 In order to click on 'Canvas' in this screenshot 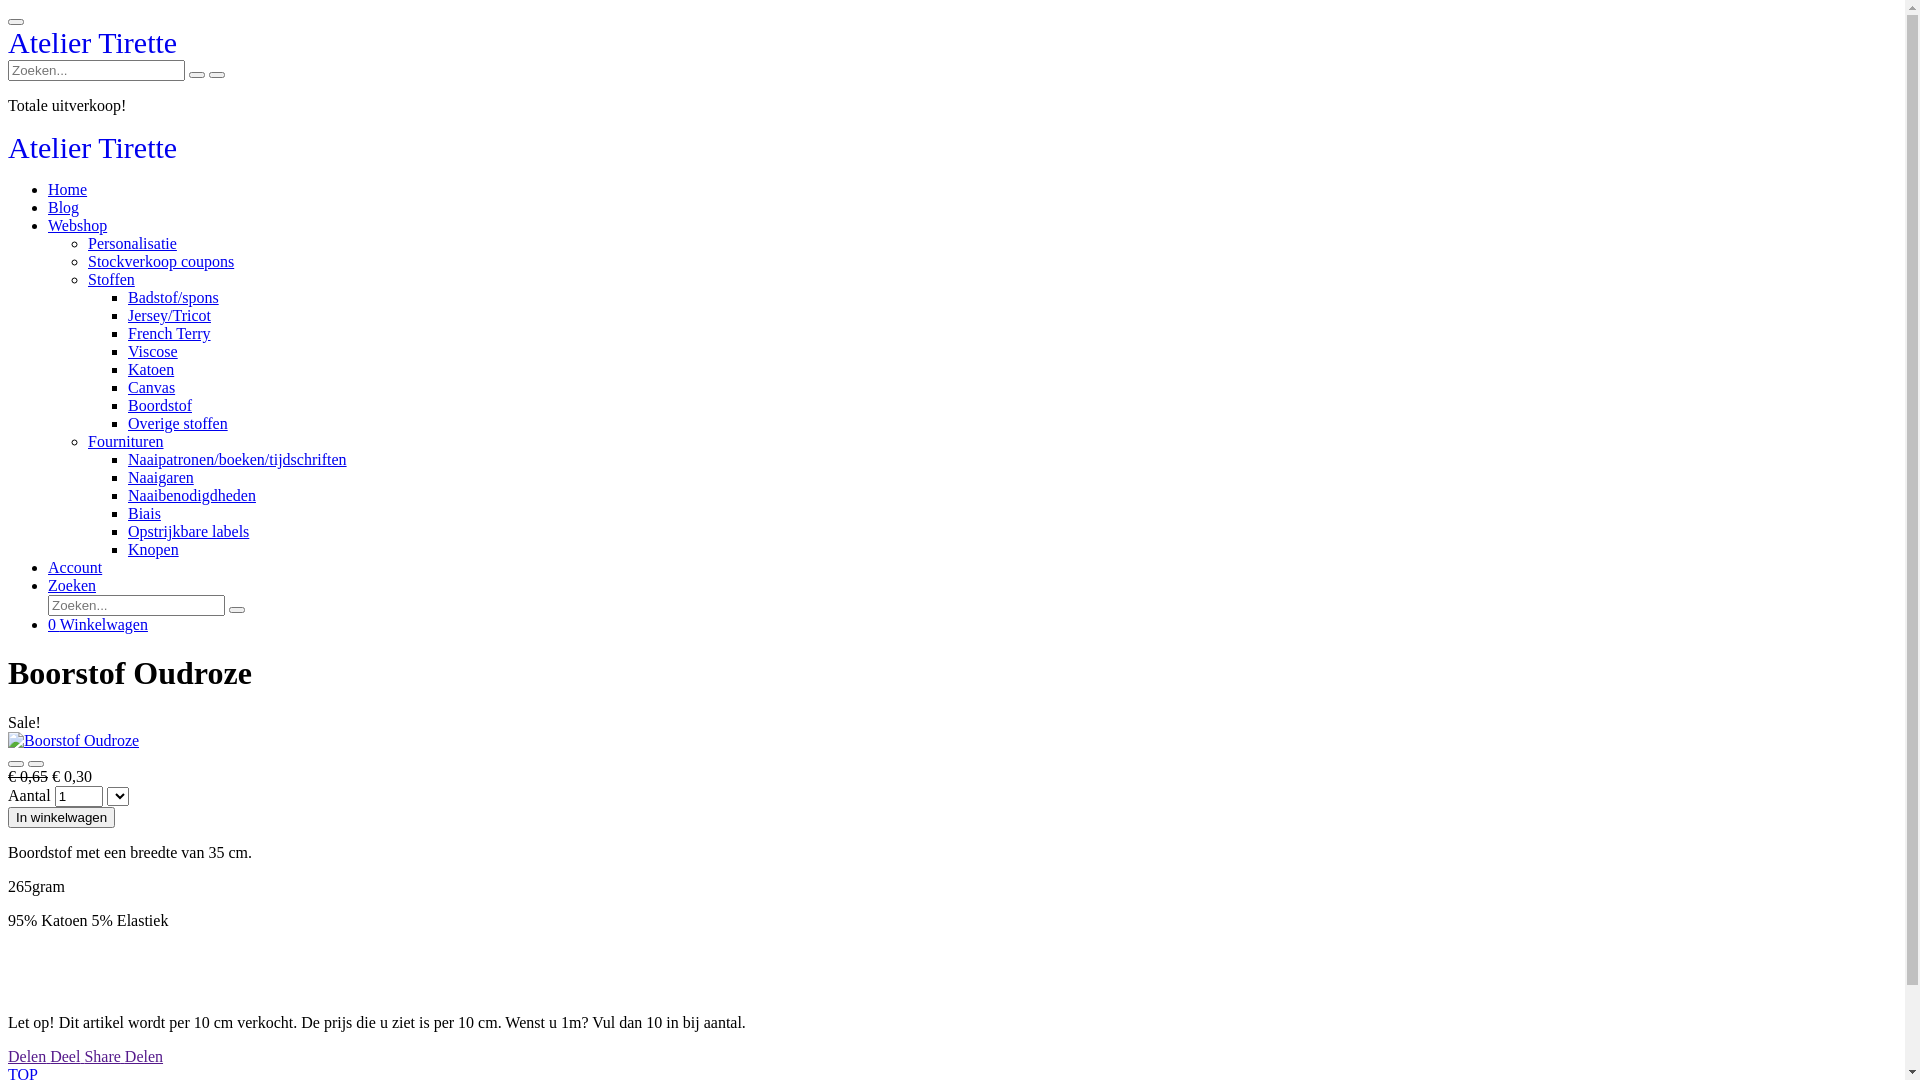, I will do `click(150, 387)`.